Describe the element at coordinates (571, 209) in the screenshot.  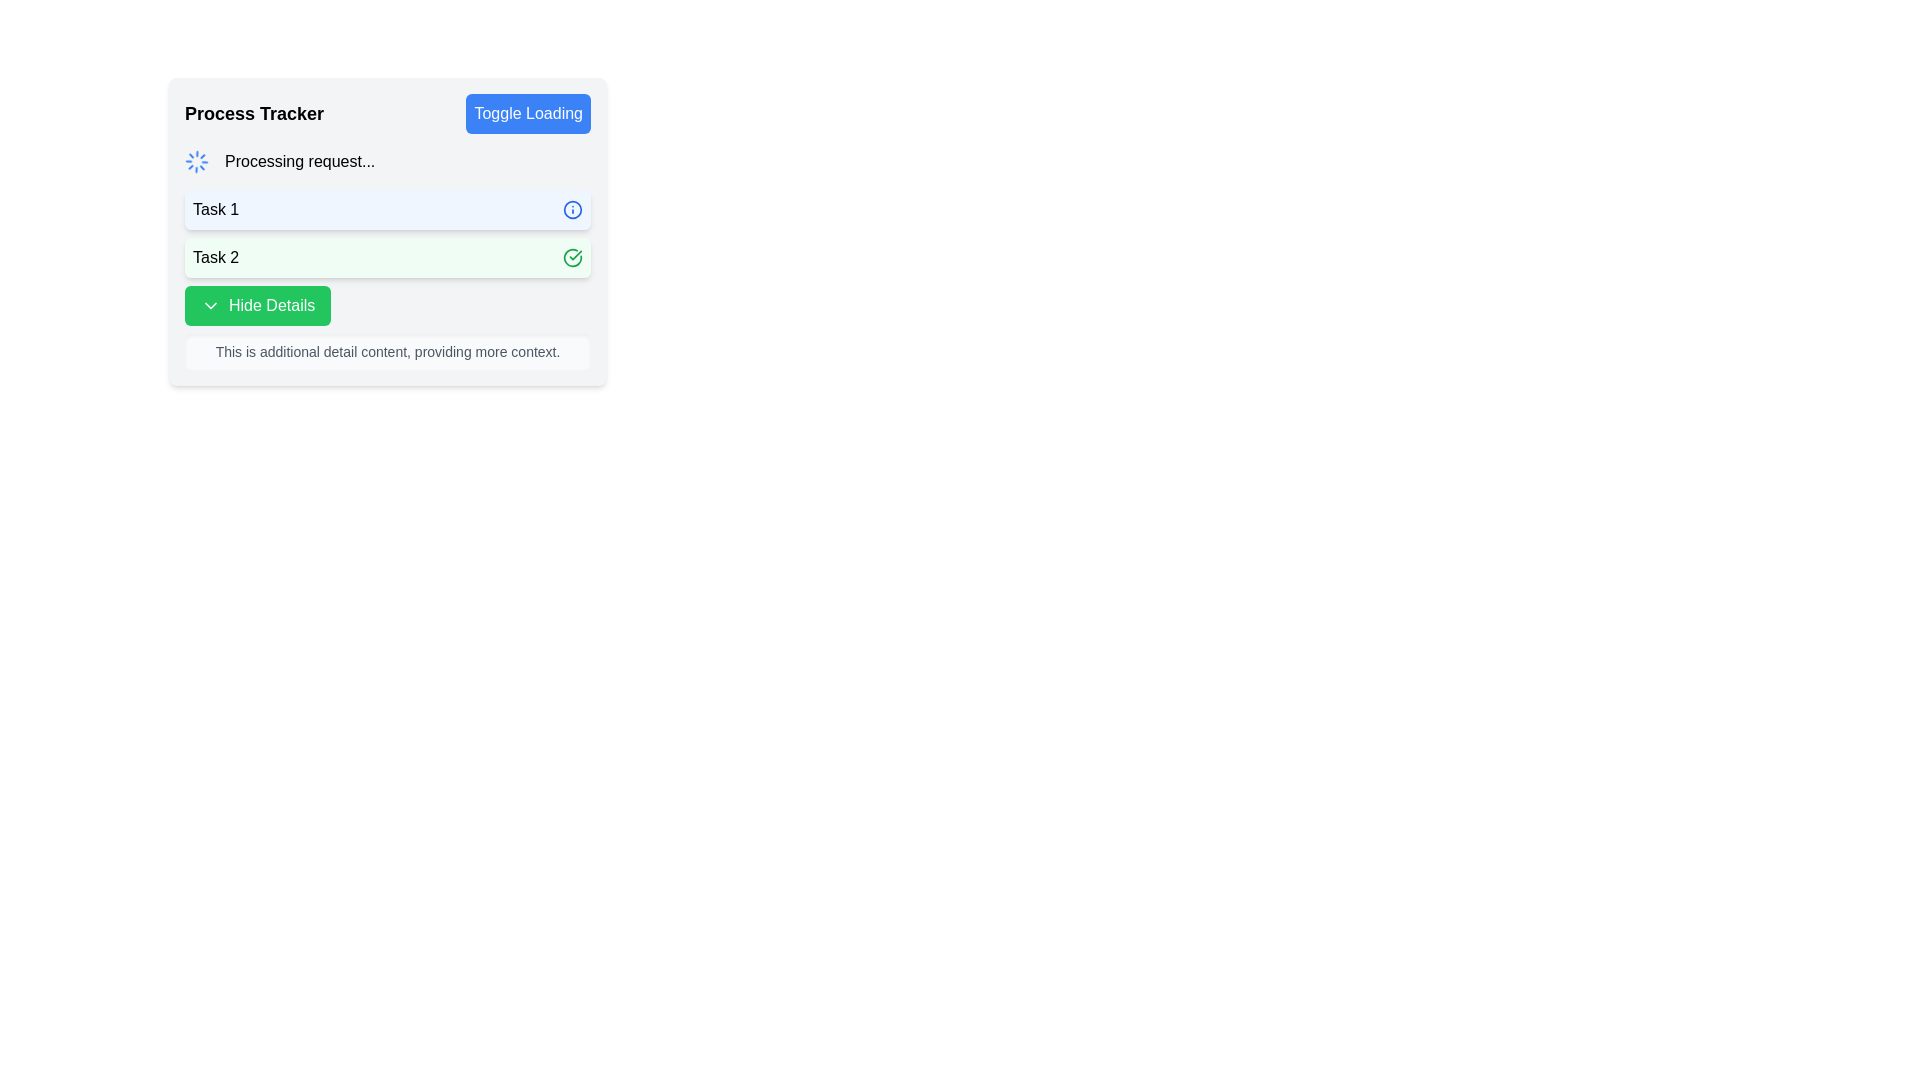
I see `the circular icon component representing Task 1's status in the Process Tracker section` at that location.